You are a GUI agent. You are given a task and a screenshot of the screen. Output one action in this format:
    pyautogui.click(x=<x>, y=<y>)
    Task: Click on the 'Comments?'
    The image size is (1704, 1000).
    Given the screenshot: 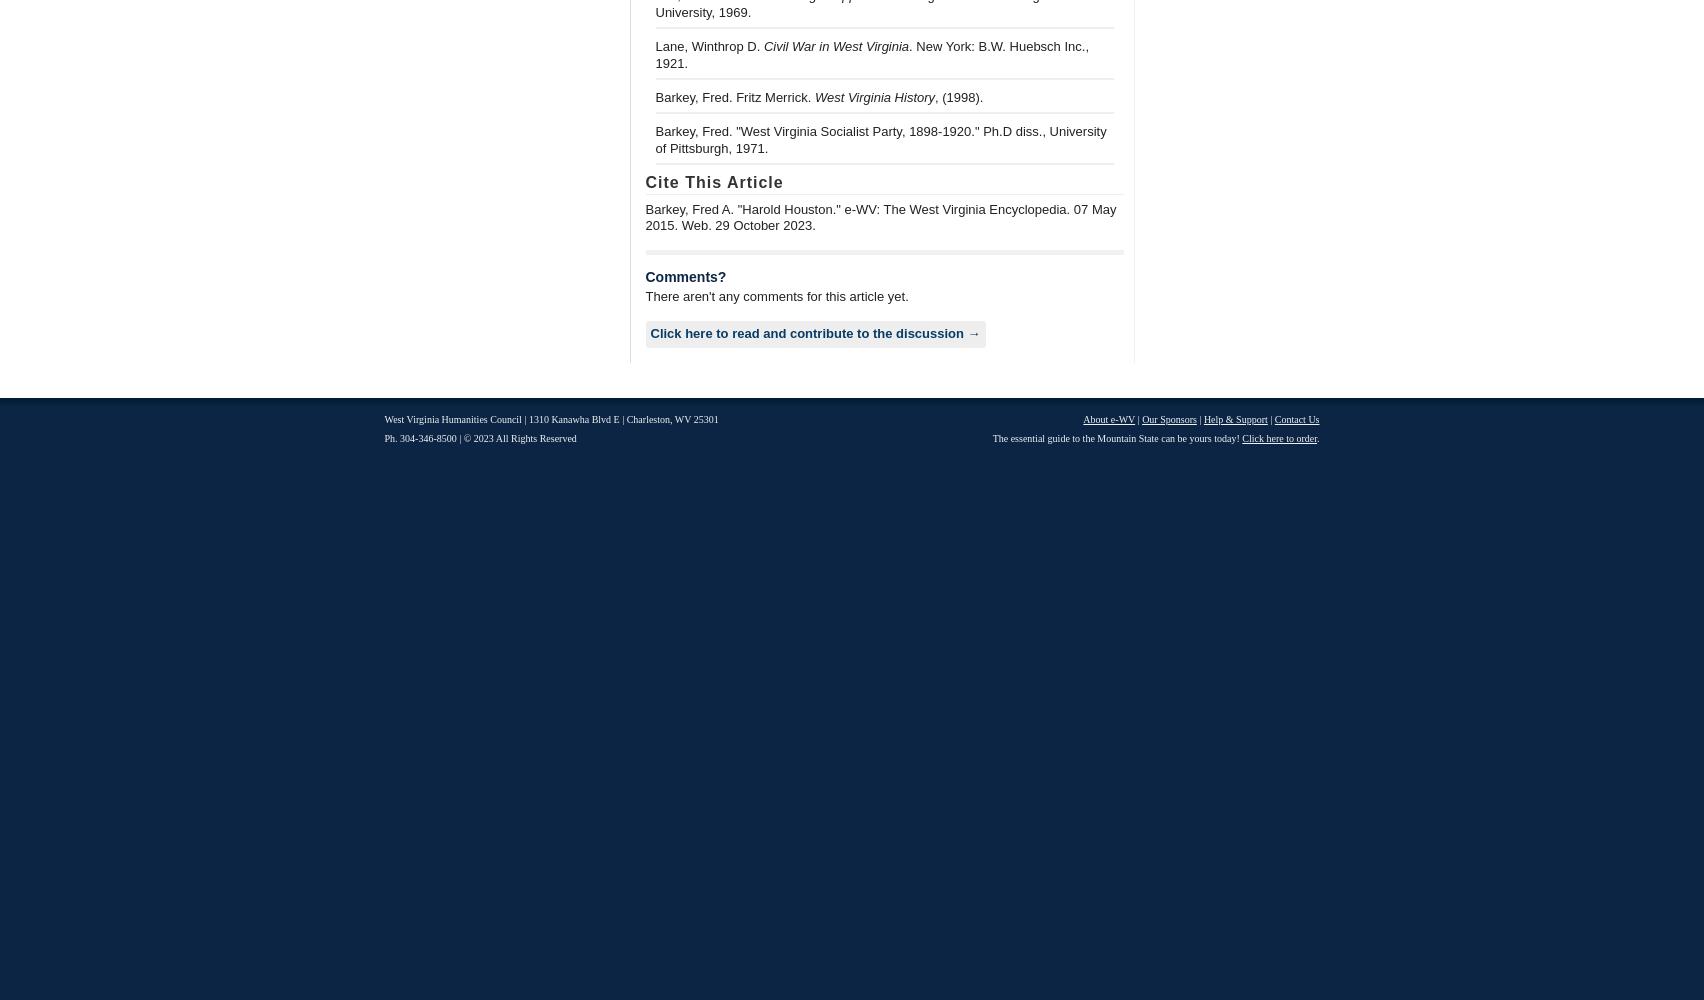 What is the action you would take?
    pyautogui.click(x=684, y=277)
    